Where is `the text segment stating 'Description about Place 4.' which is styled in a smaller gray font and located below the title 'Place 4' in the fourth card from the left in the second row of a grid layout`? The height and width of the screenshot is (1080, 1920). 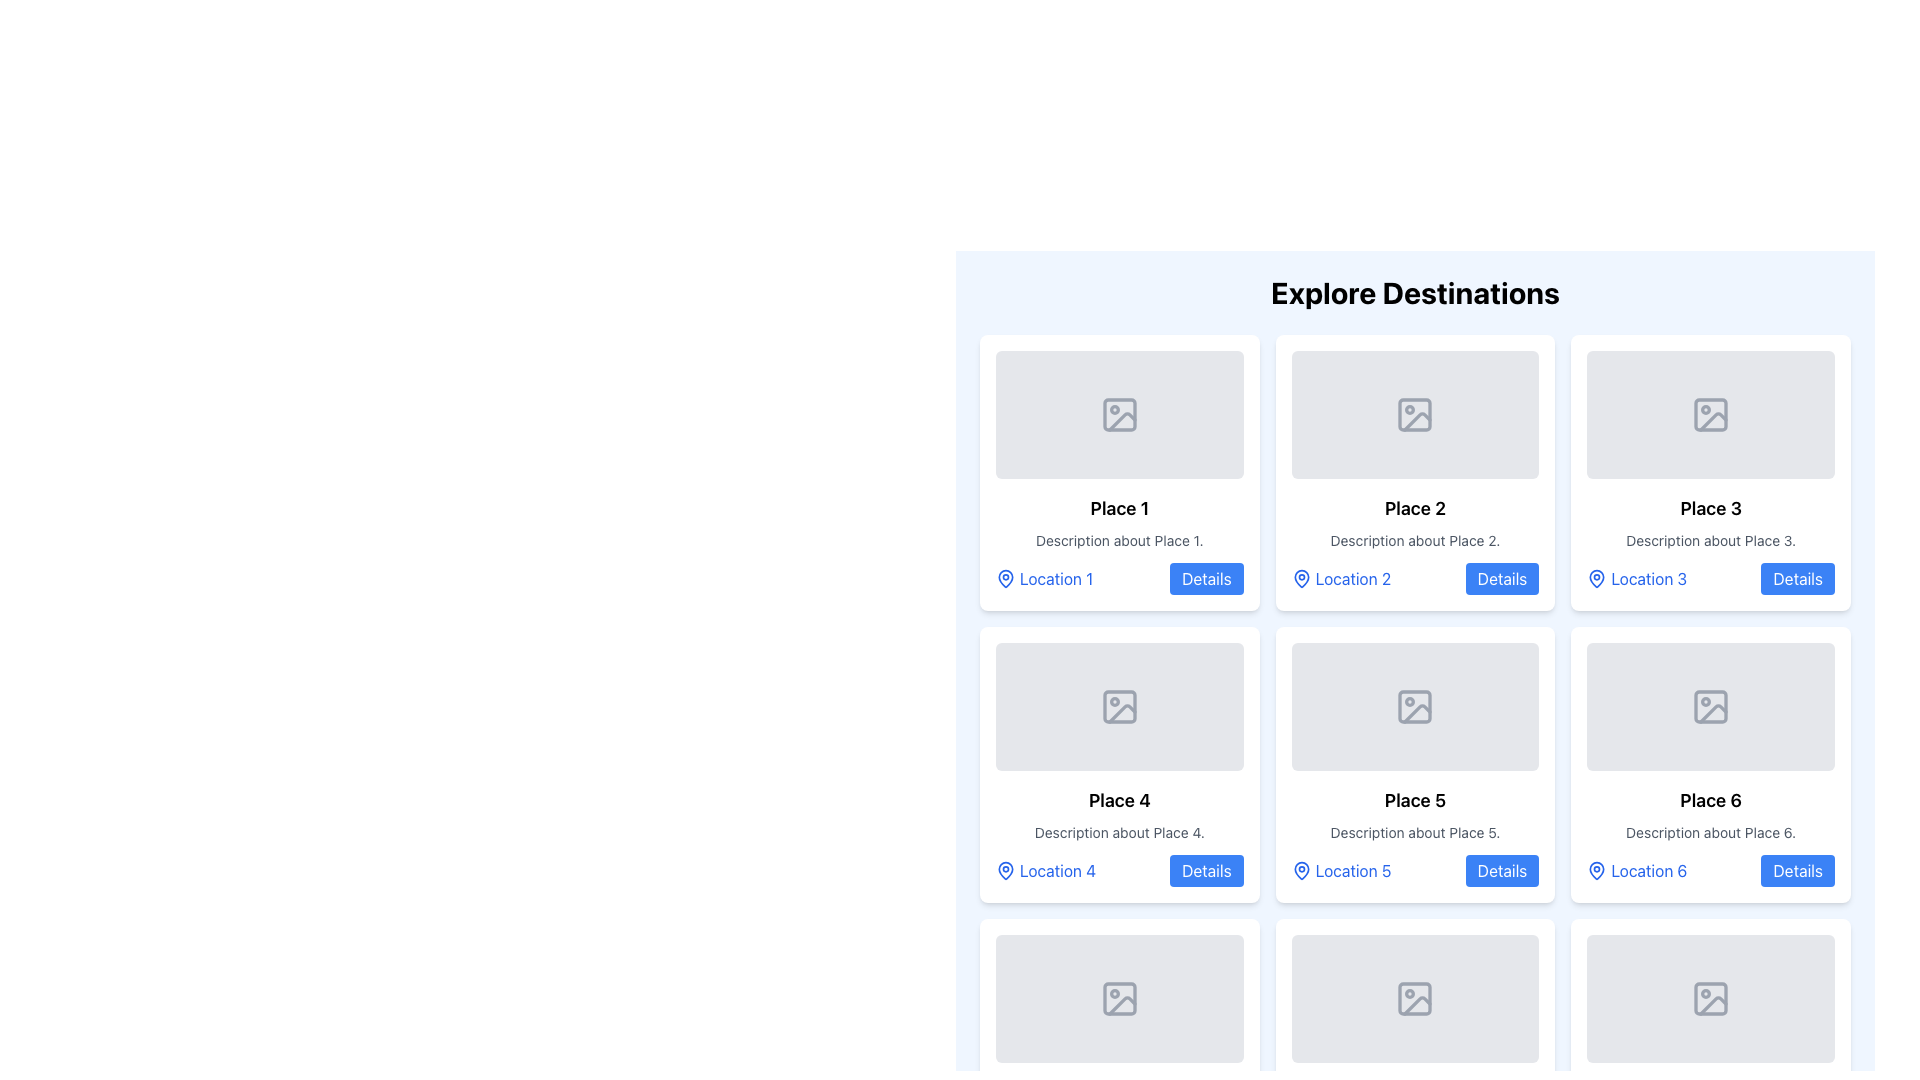 the text segment stating 'Description about Place 4.' which is styled in a smaller gray font and located below the title 'Place 4' in the fourth card from the left in the second row of a grid layout is located at coordinates (1118, 833).